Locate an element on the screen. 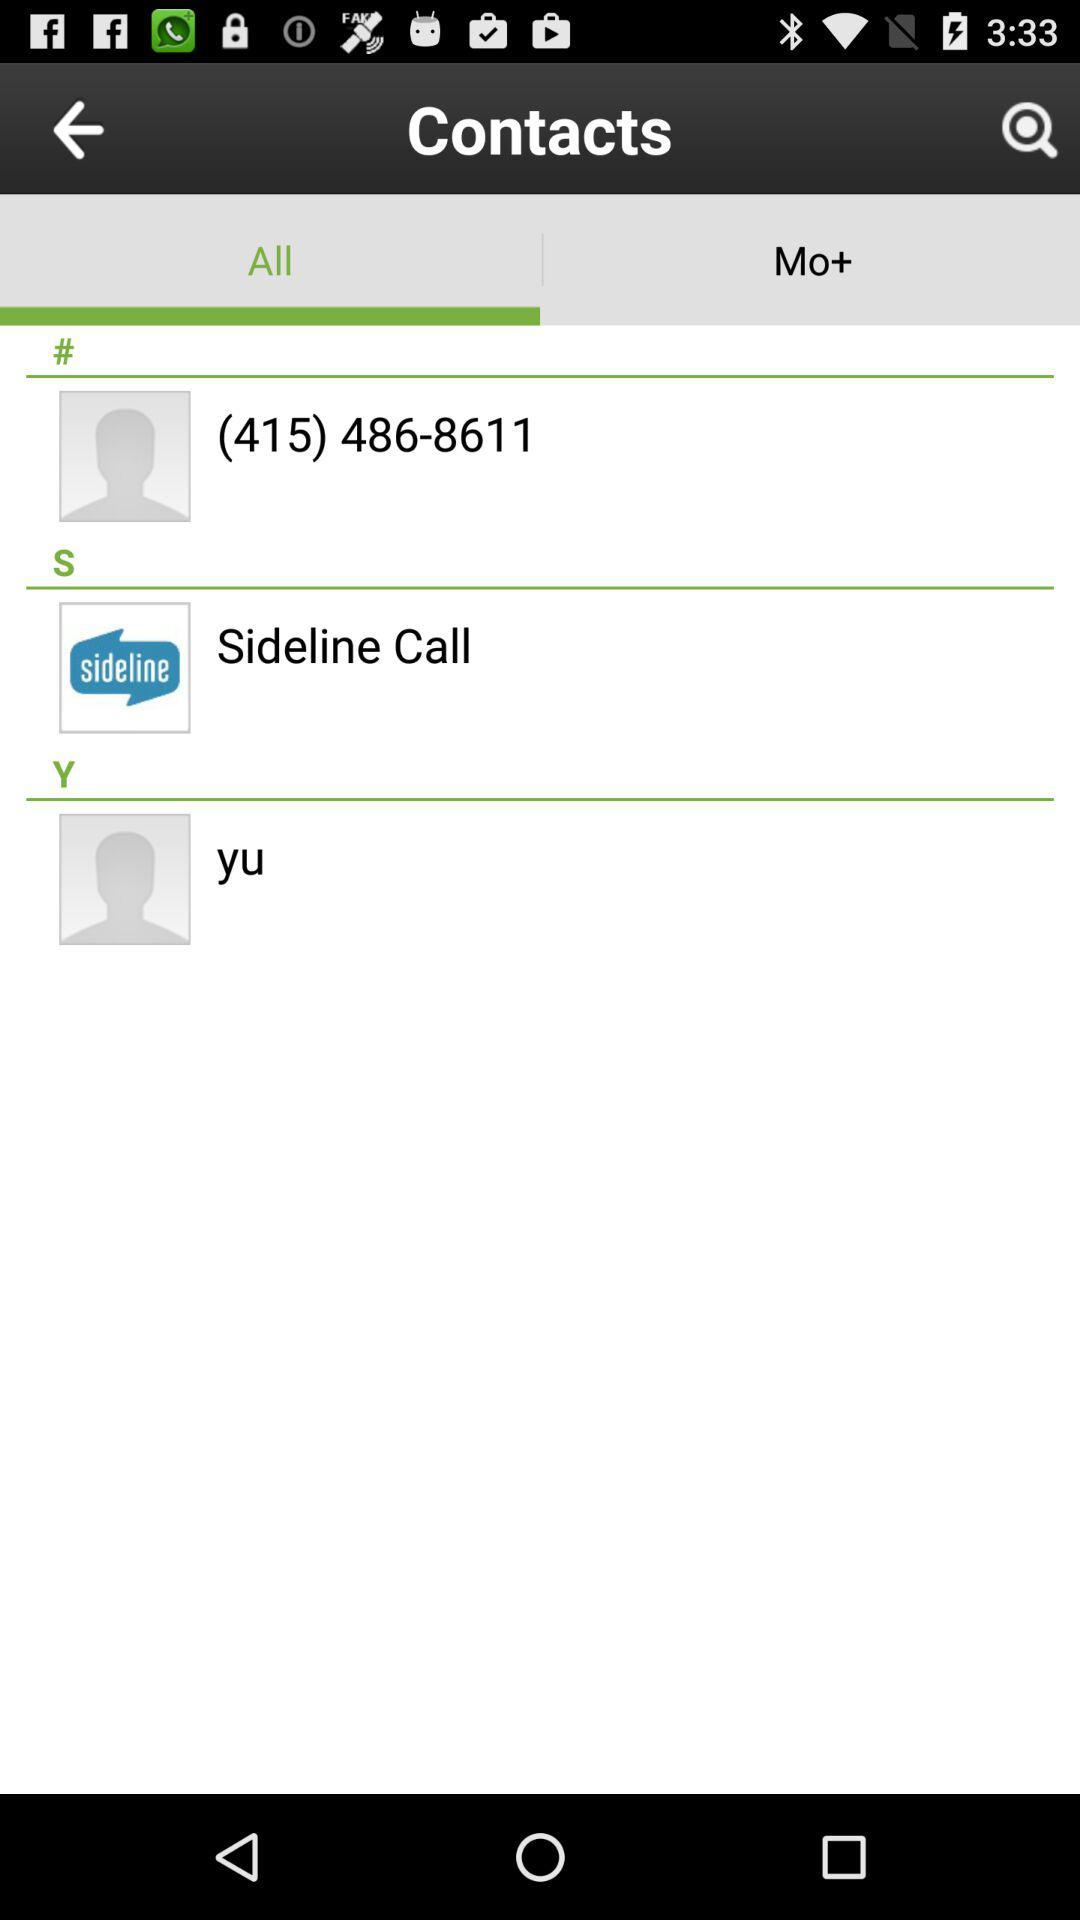 The image size is (1080, 1920). the item above the s app is located at coordinates (376, 432).